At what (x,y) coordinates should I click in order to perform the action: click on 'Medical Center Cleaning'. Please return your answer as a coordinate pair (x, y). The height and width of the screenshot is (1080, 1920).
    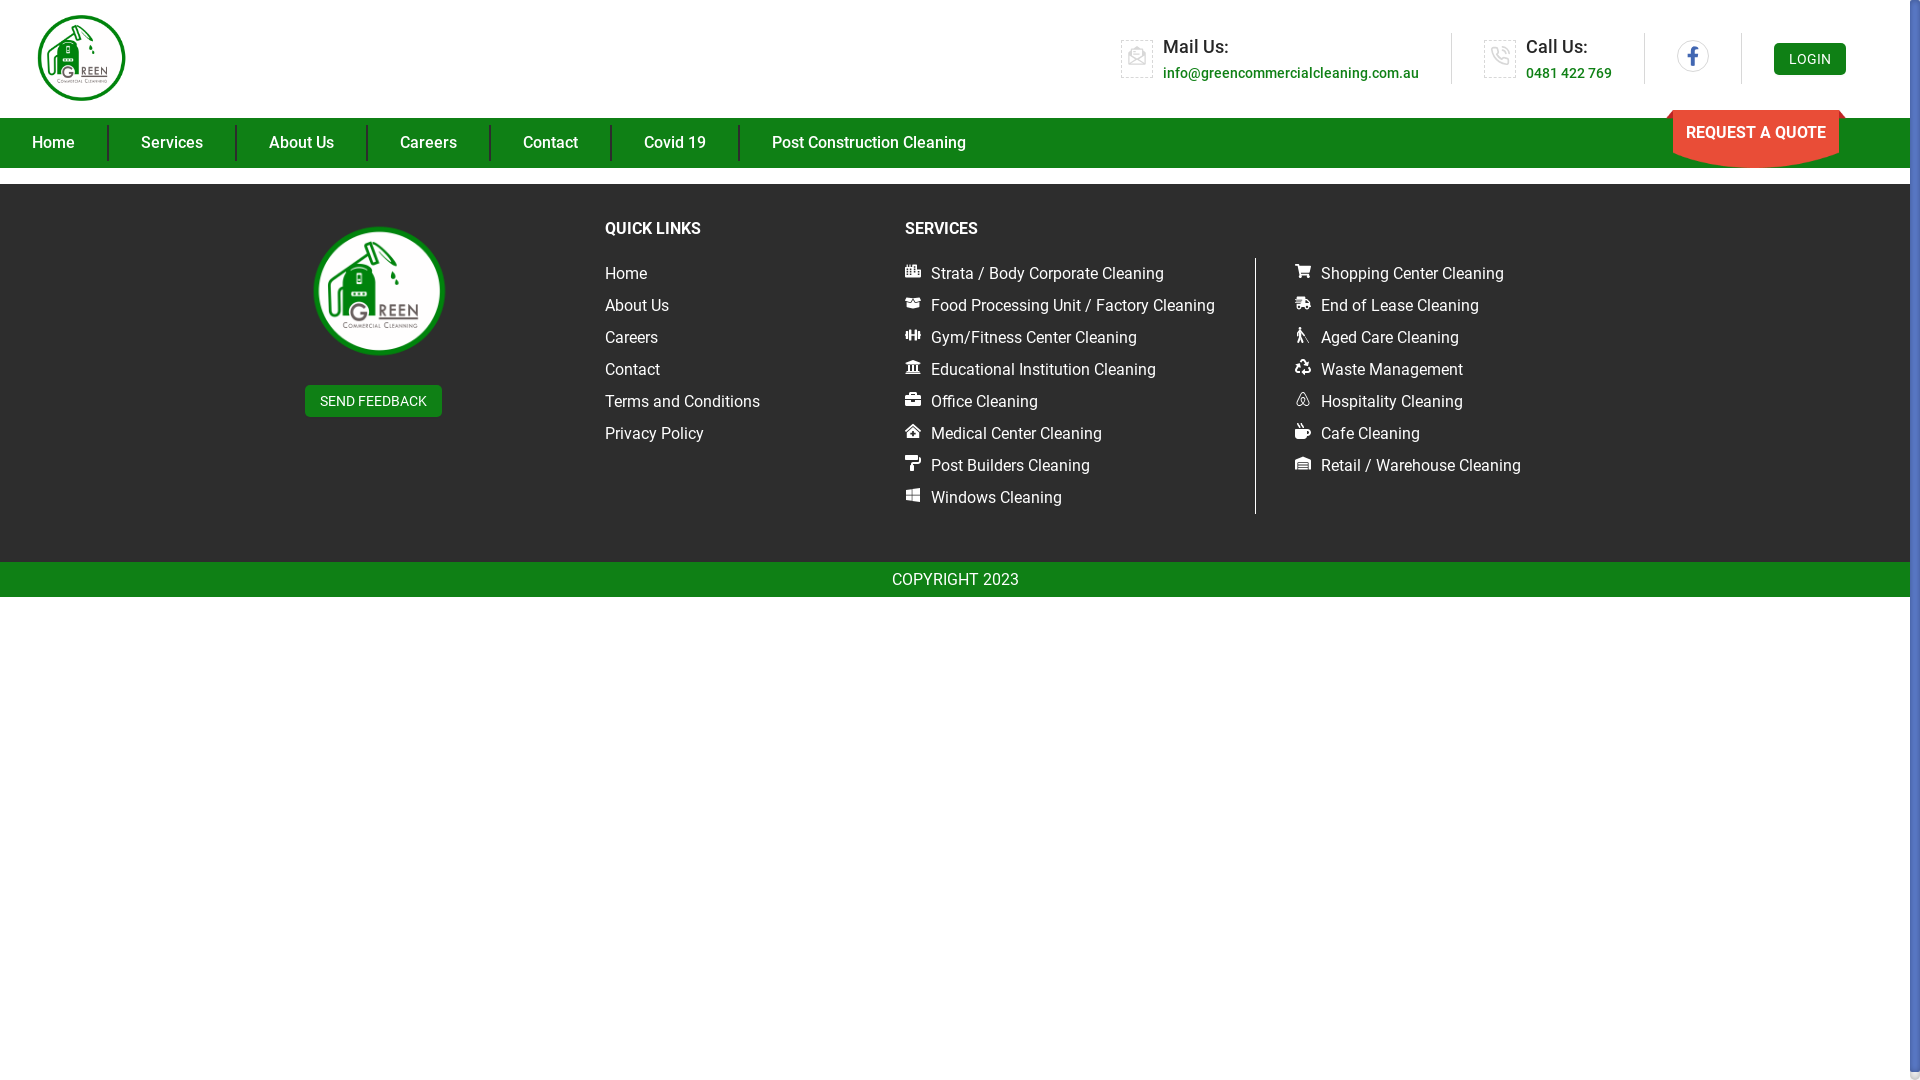
    Looking at the image, I should click on (1003, 432).